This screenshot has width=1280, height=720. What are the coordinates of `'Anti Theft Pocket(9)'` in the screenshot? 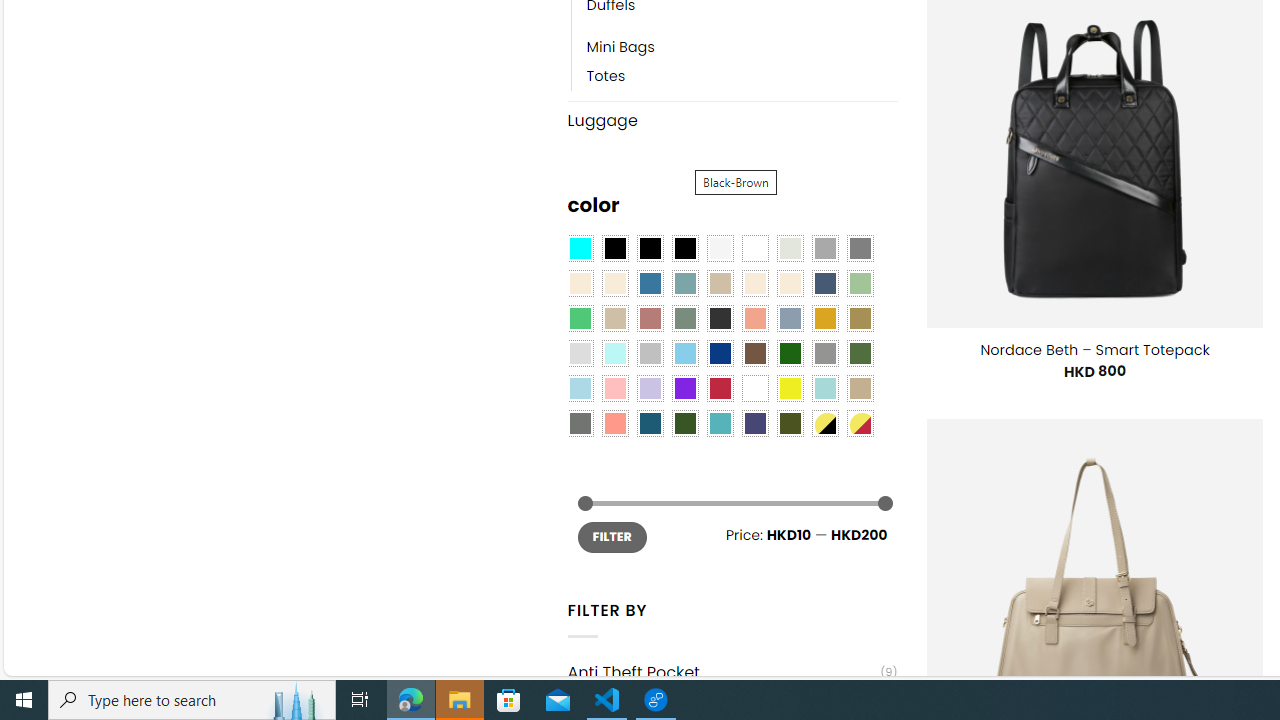 It's located at (731, 672).